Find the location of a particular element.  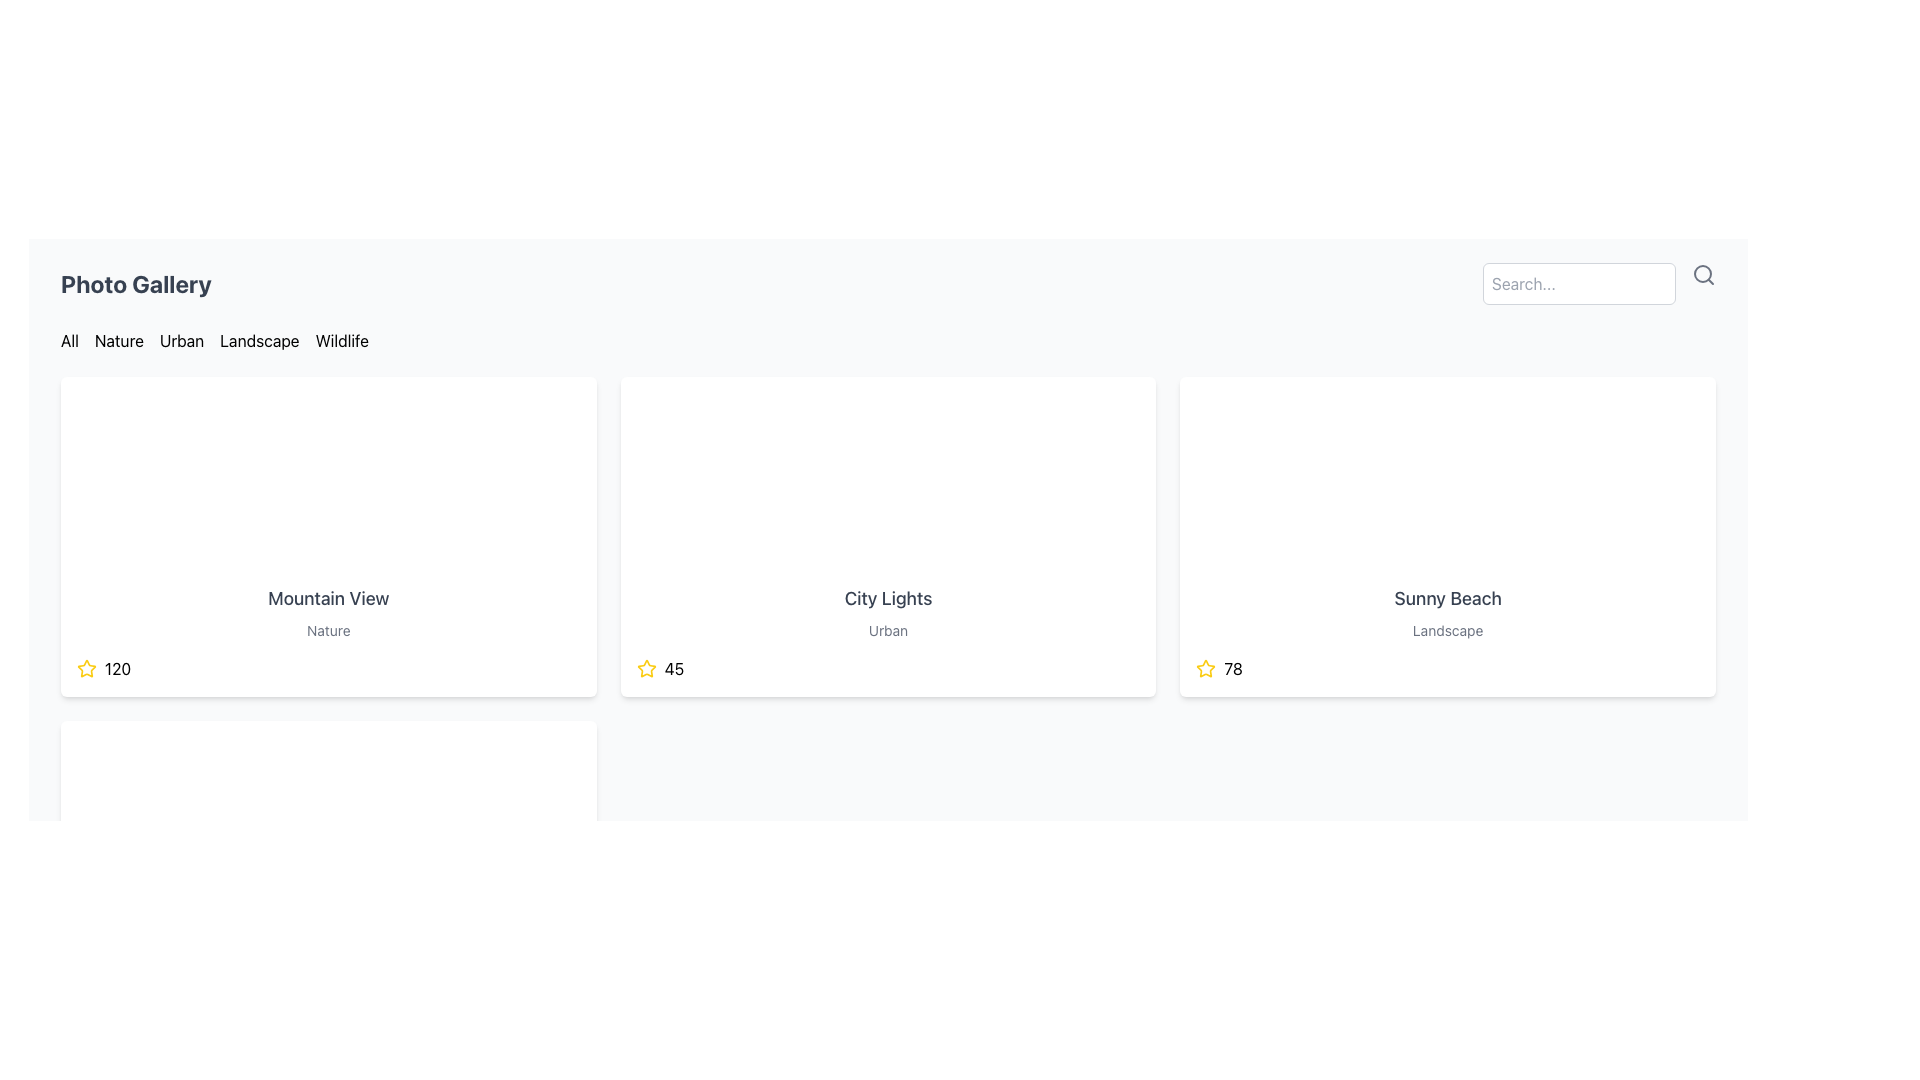

numerical count displayed in the bottom-left corner of the third card in the photo gallery row, adjacent to the star-shaped icon is located at coordinates (1232, 668).